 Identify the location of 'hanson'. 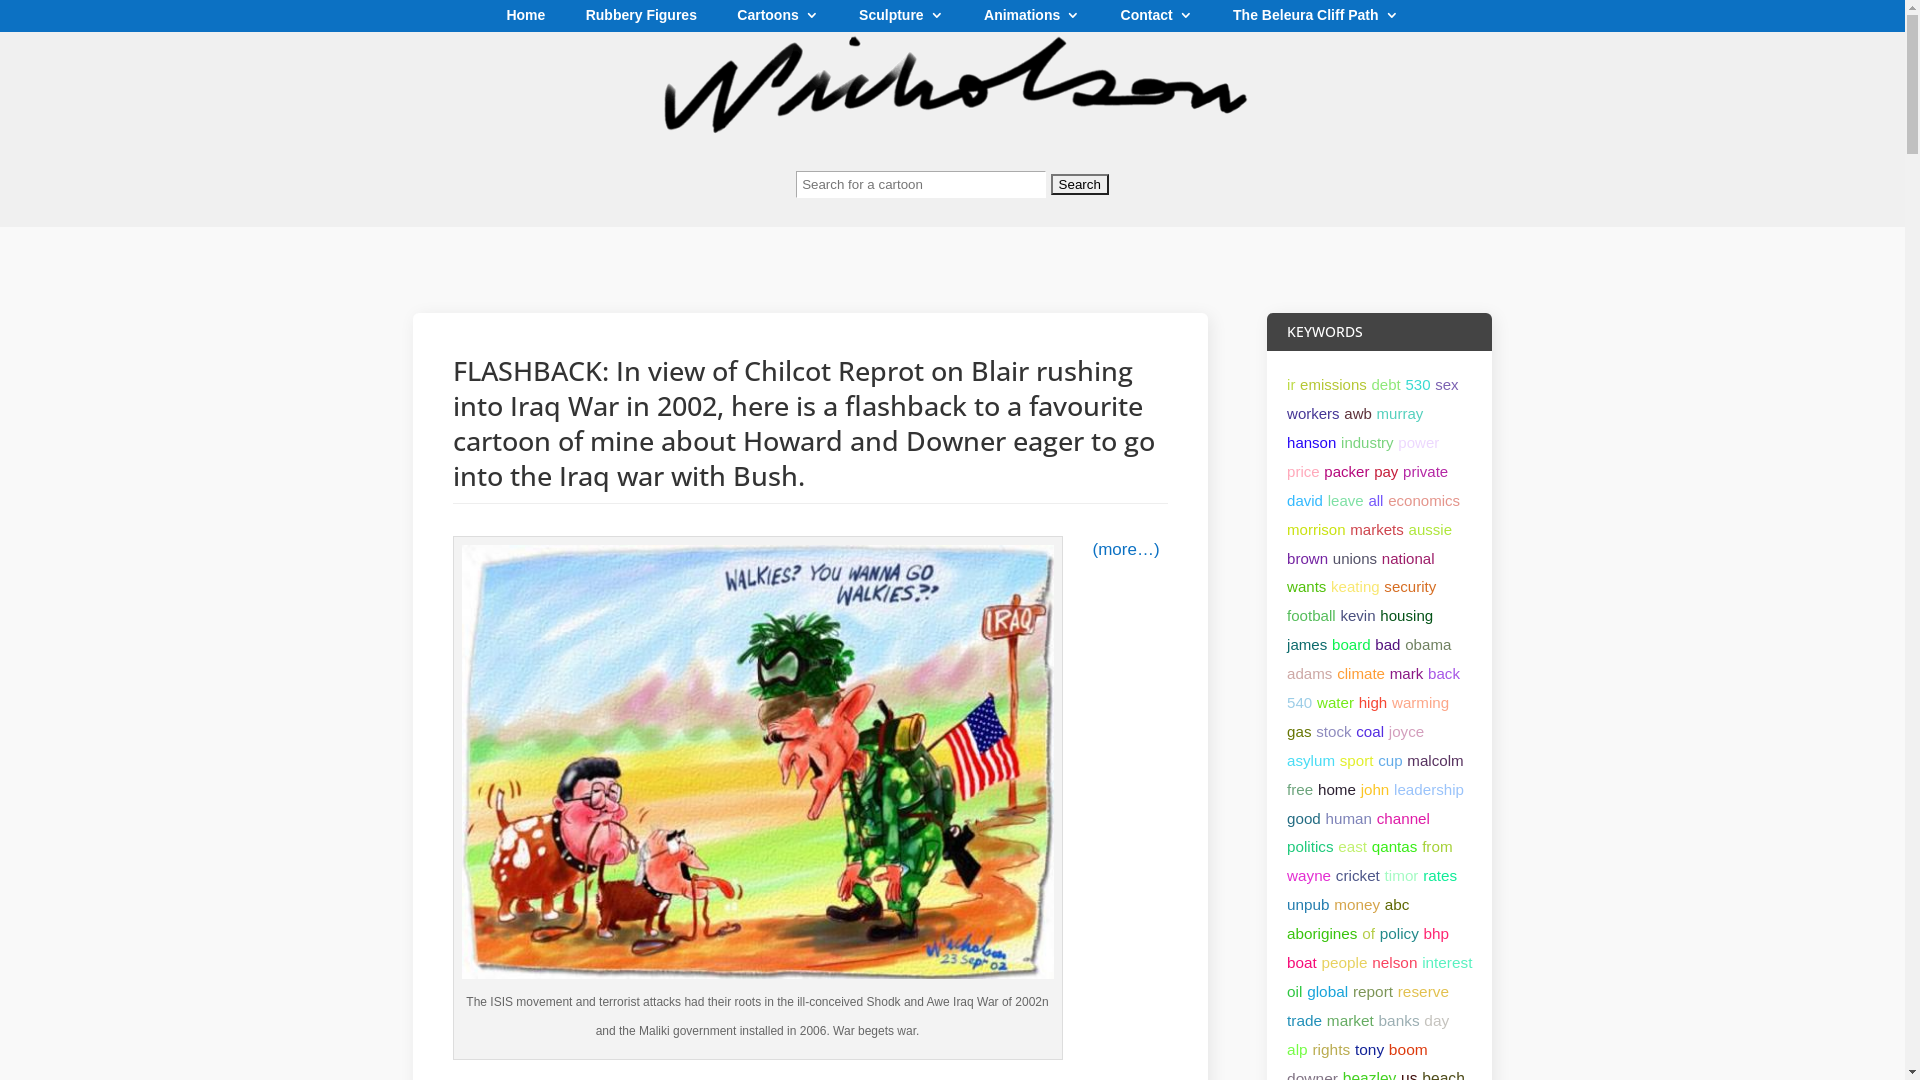
(1311, 441).